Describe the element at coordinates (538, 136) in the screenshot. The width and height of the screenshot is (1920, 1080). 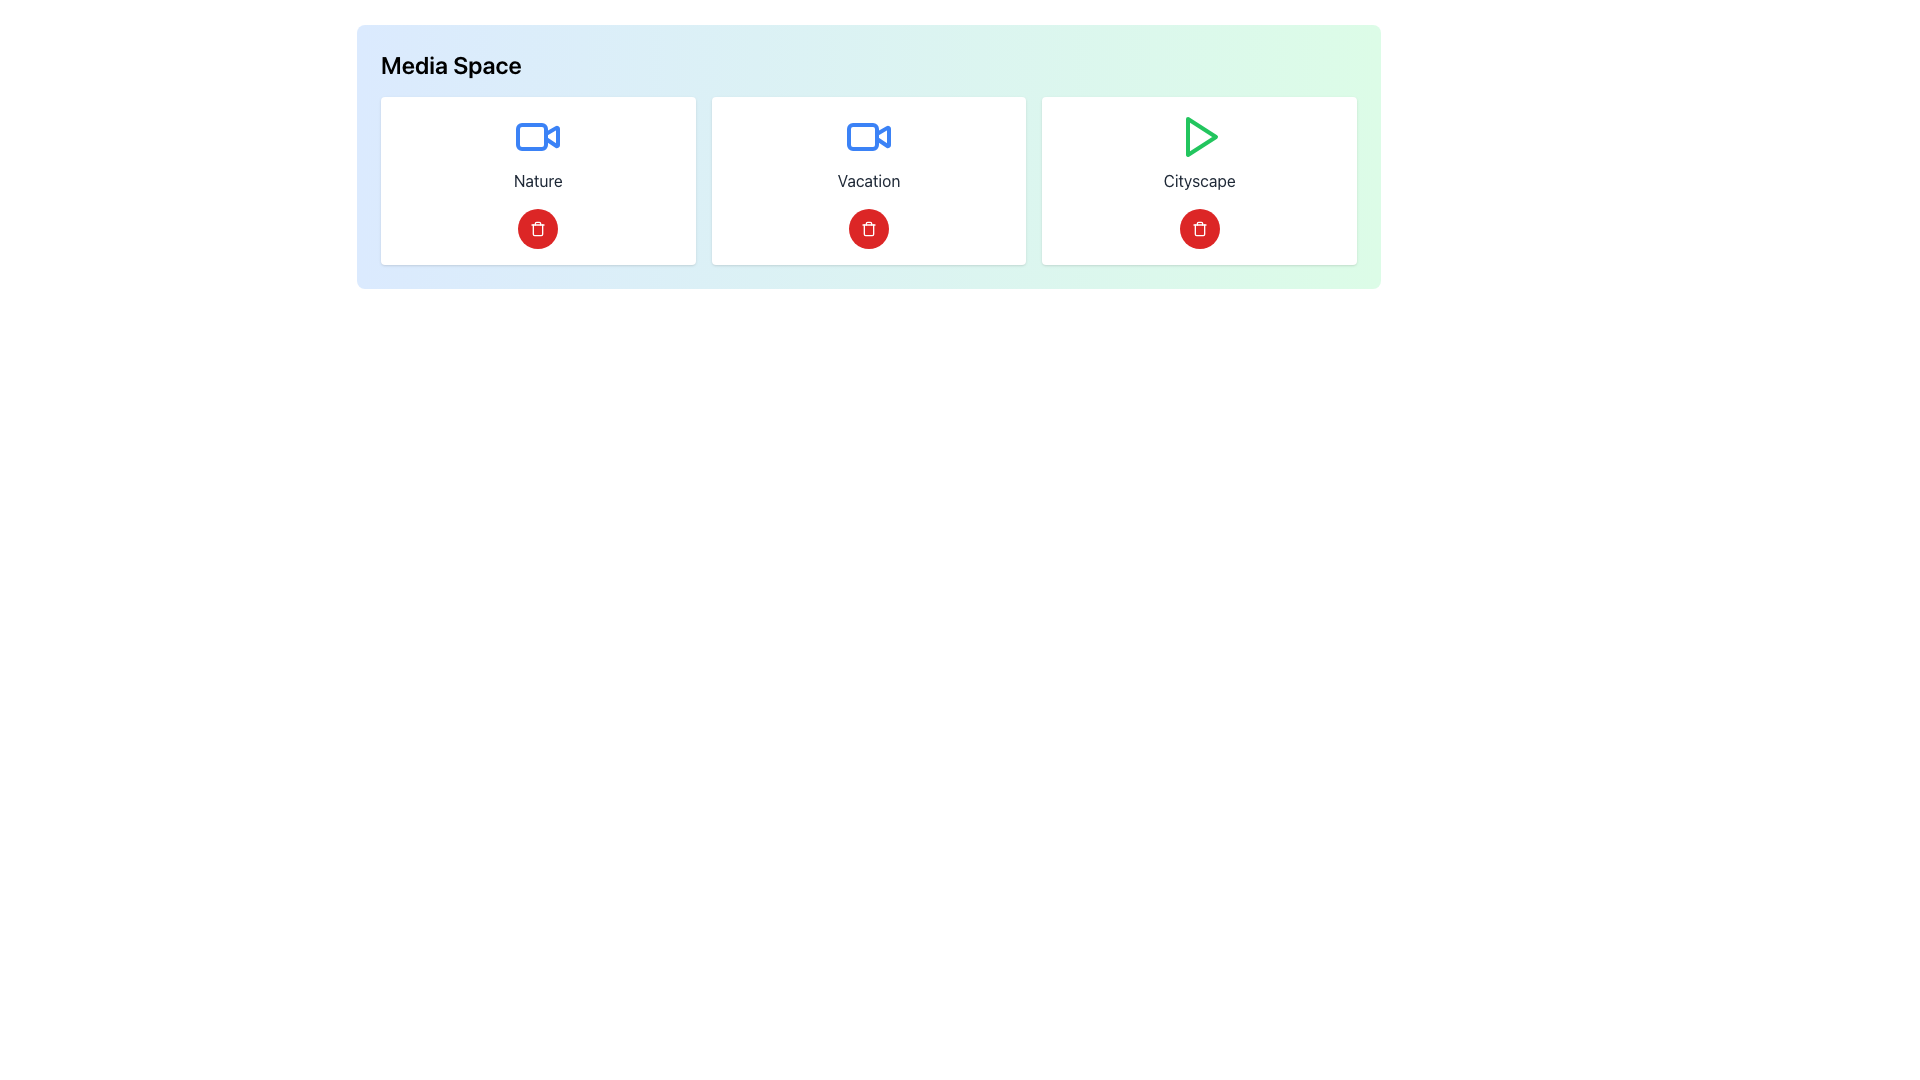
I see `the video-related icon located at the top of the 'Nature' card, which is the leftmost card in a horizontal grid of three cards` at that location.